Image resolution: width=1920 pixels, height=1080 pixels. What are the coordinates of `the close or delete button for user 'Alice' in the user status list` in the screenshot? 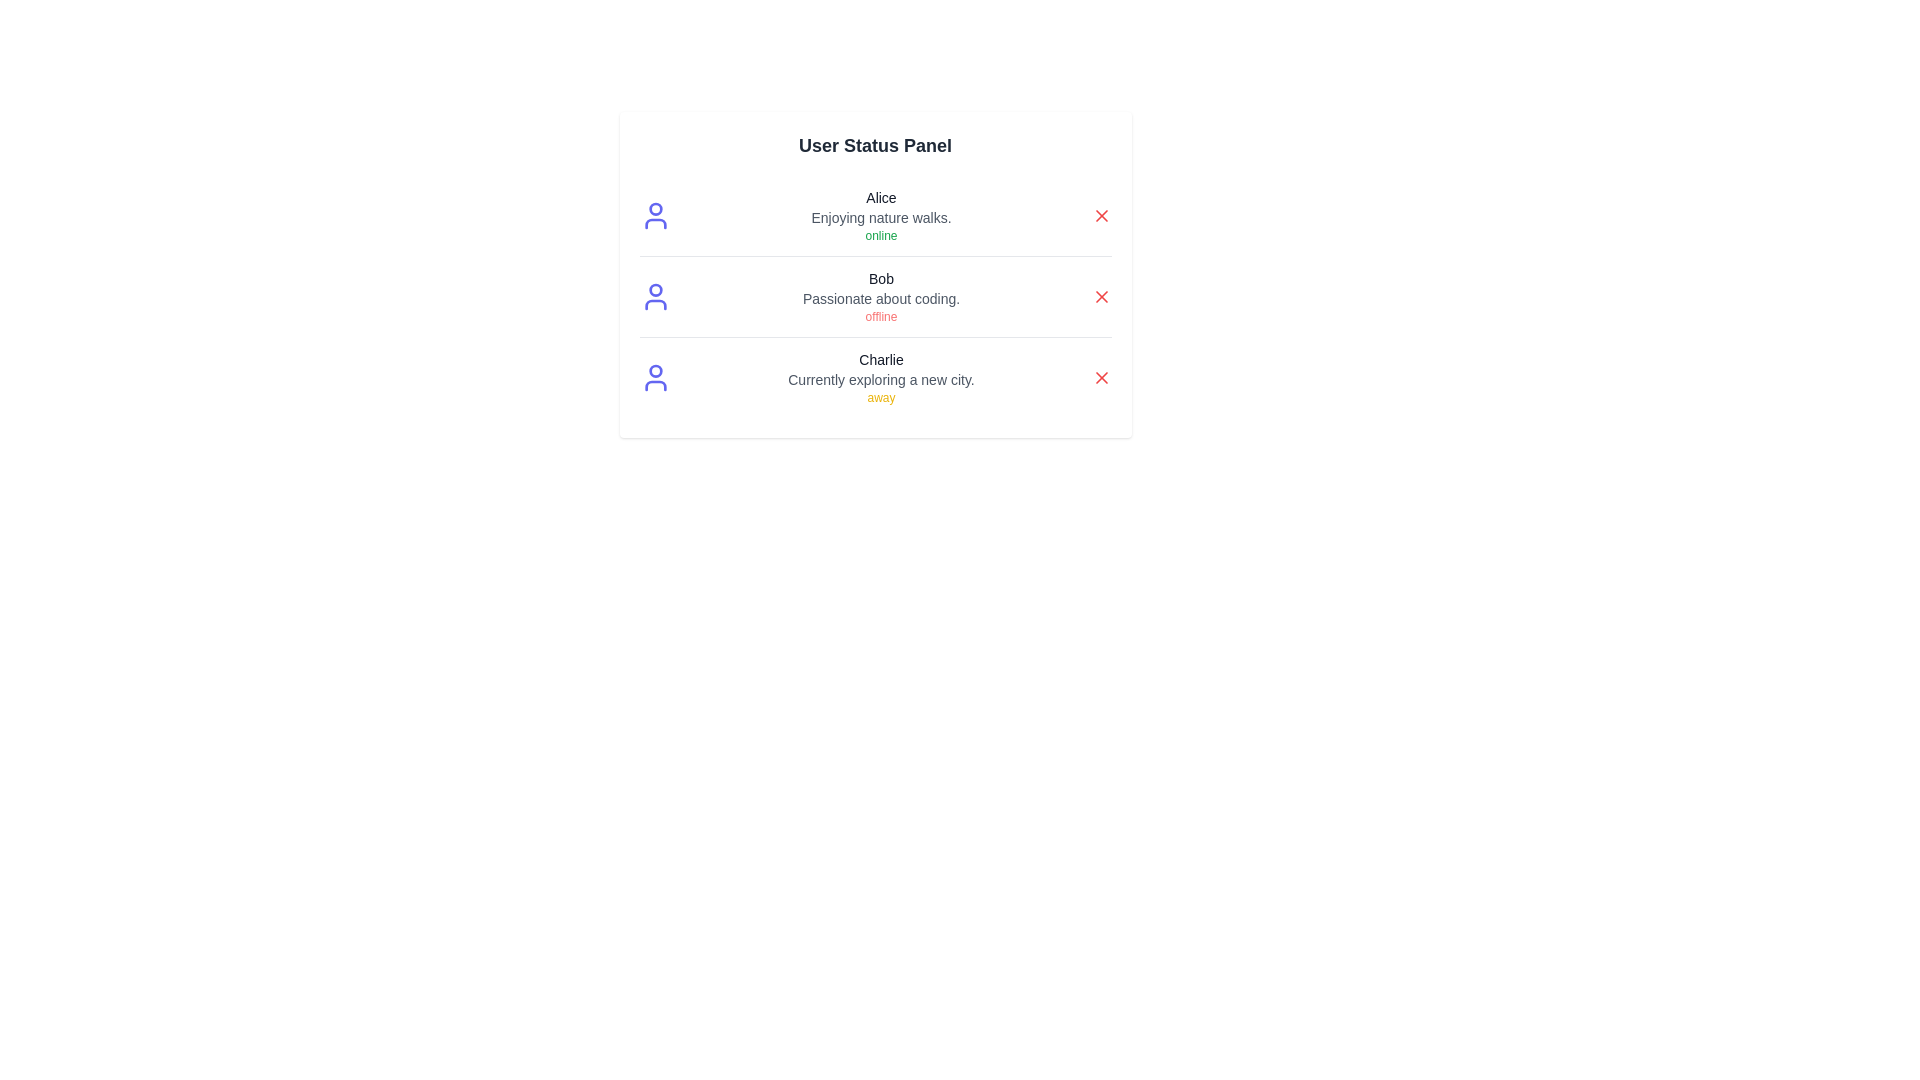 It's located at (1100, 216).